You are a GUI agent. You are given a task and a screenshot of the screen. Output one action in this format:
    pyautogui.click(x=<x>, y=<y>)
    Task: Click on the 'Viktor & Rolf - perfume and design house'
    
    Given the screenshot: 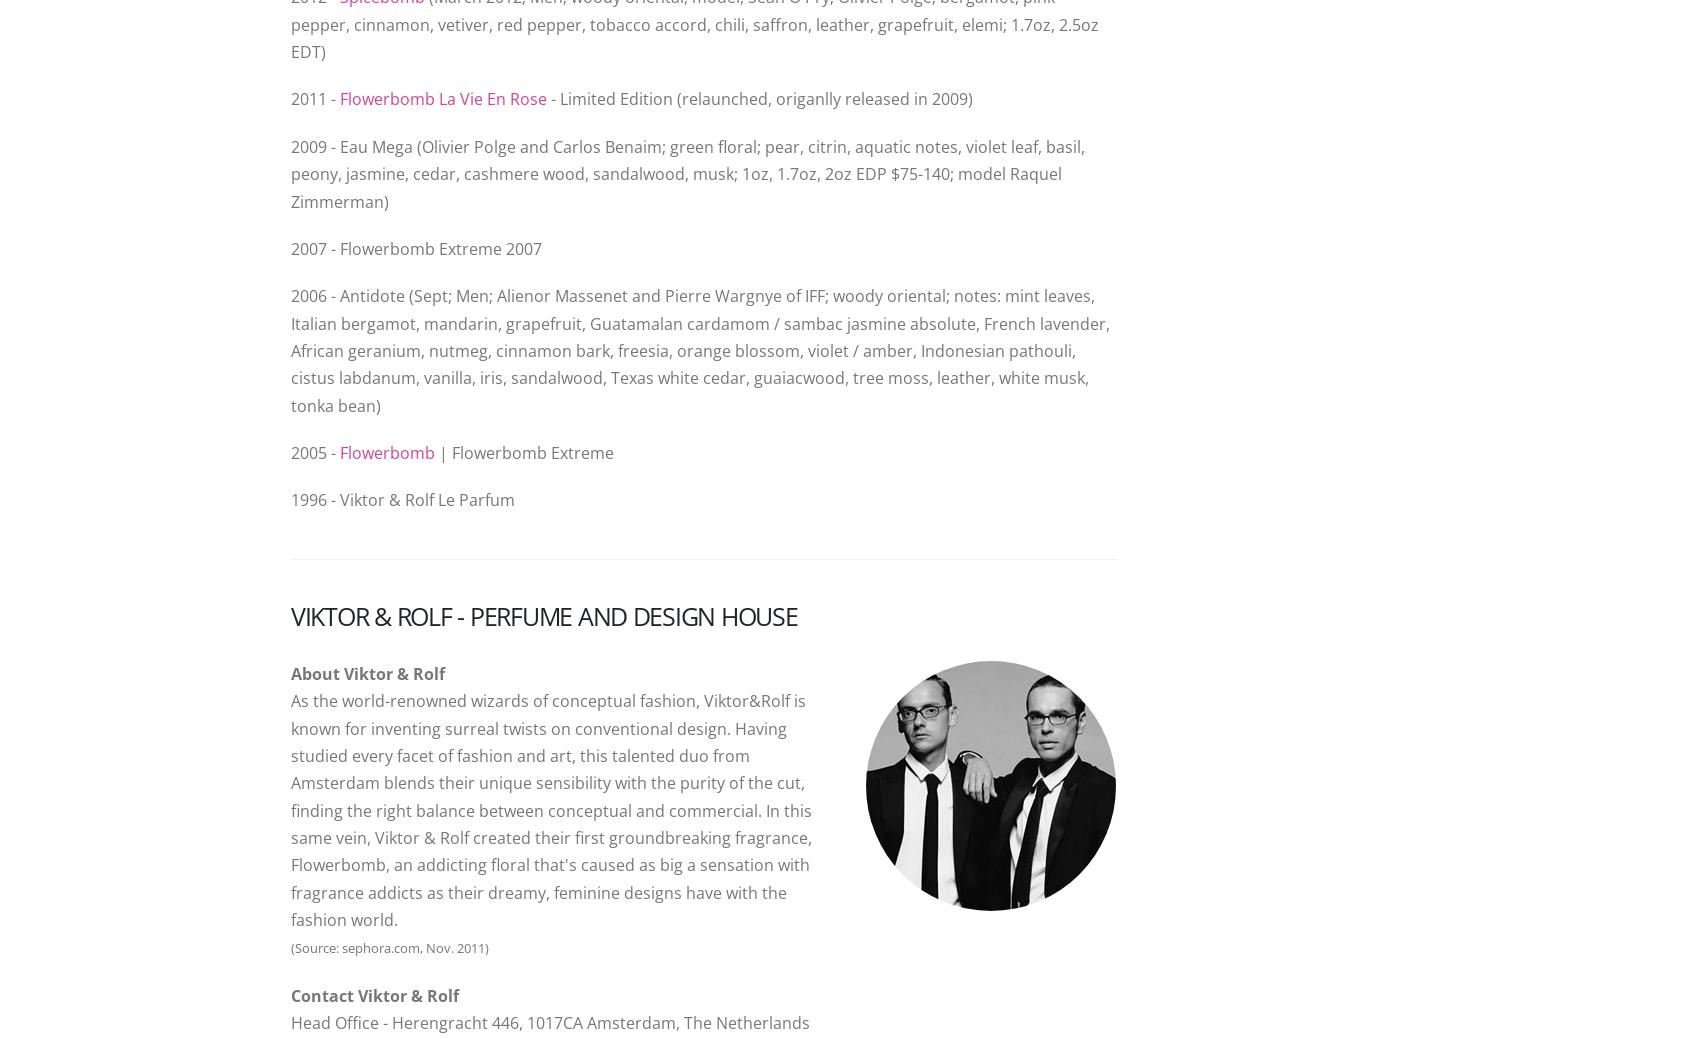 What is the action you would take?
    pyautogui.click(x=543, y=614)
    